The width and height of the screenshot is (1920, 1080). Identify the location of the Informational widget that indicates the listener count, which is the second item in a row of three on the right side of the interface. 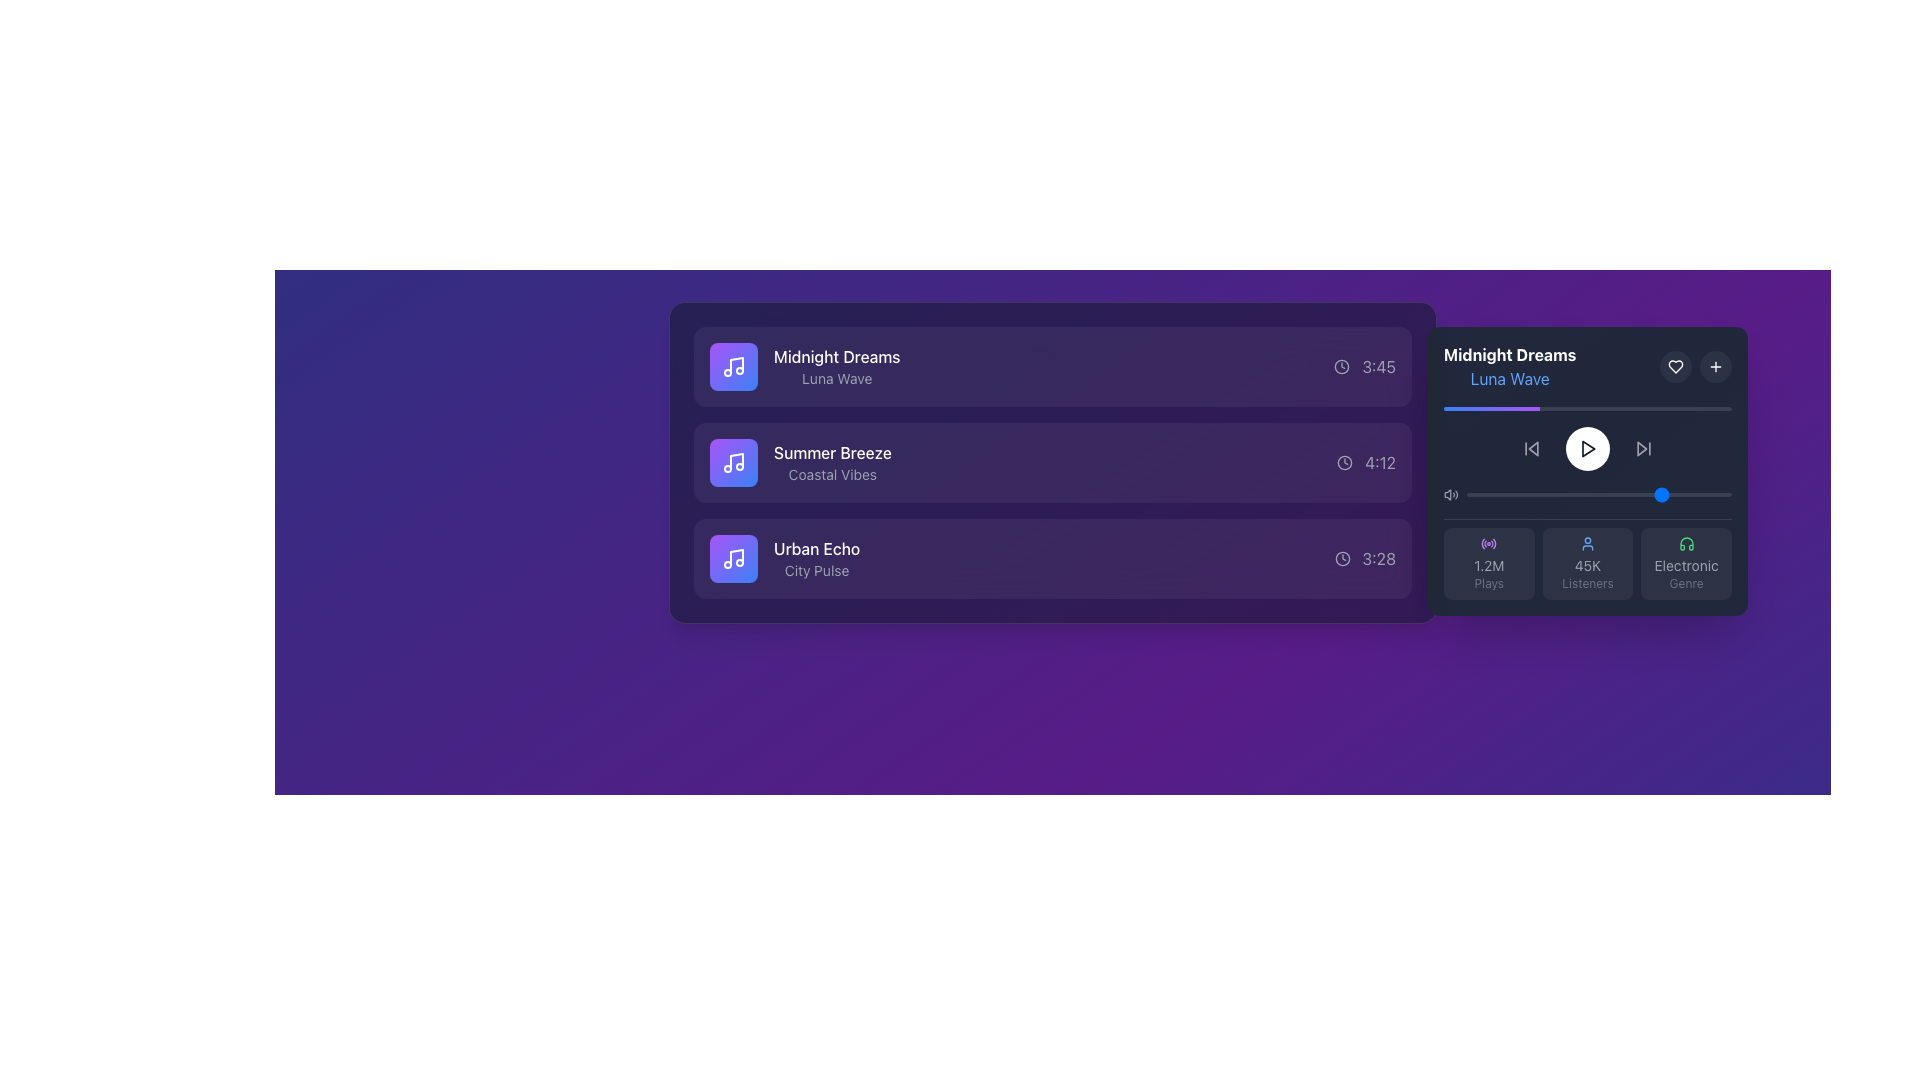
(1587, 563).